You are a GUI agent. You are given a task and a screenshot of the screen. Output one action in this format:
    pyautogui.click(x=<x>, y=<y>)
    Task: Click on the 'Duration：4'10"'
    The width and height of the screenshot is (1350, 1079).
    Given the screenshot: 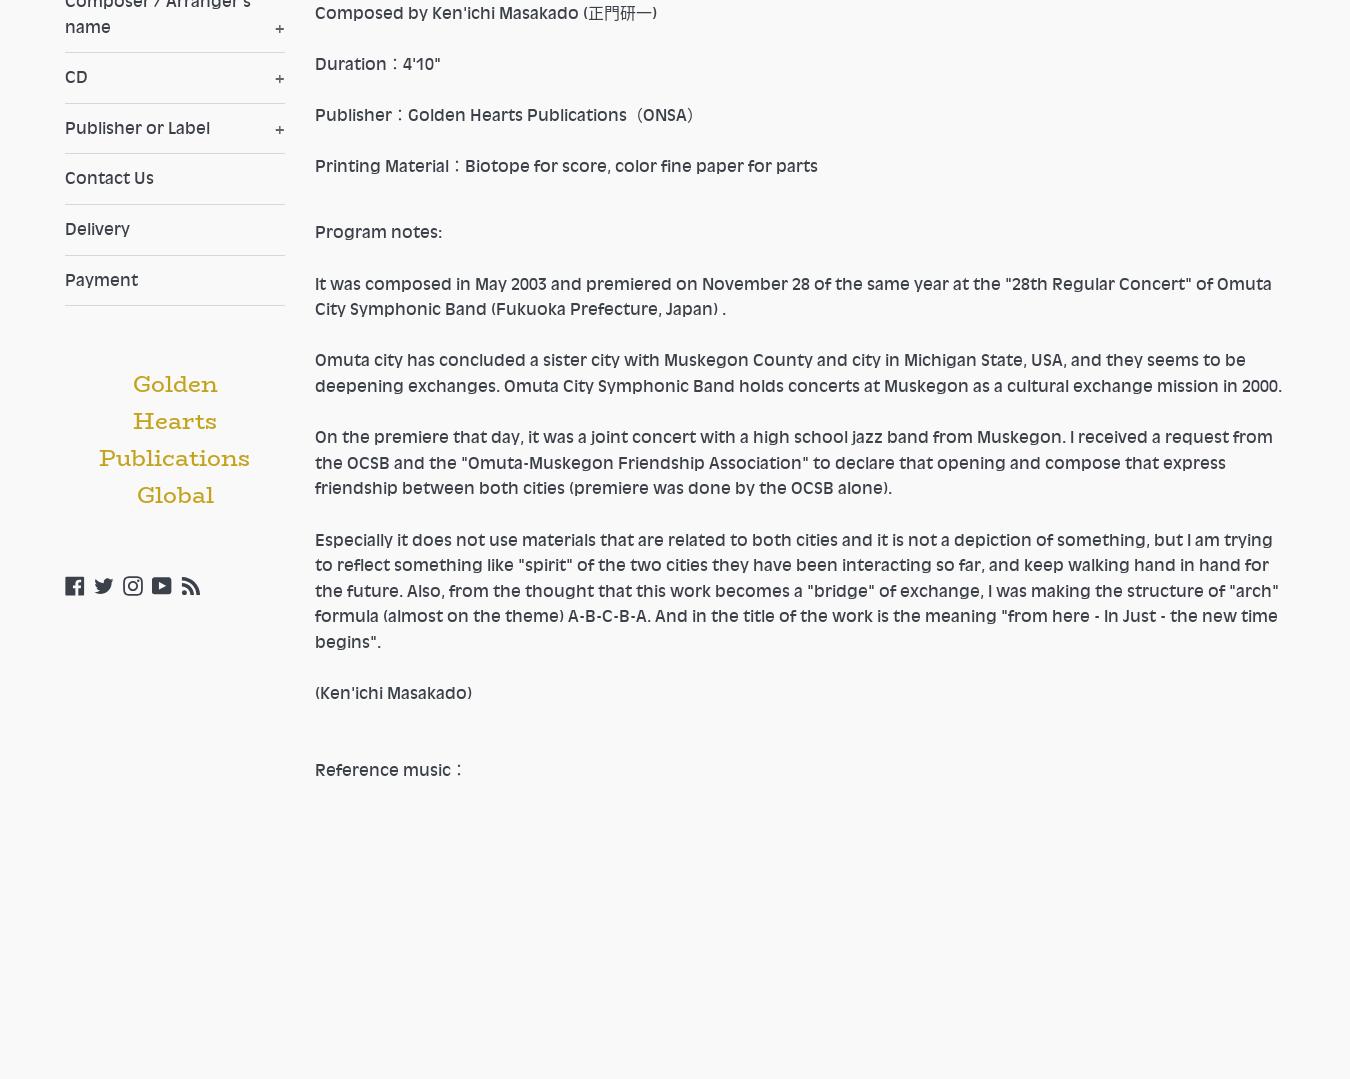 What is the action you would take?
    pyautogui.click(x=378, y=62)
    